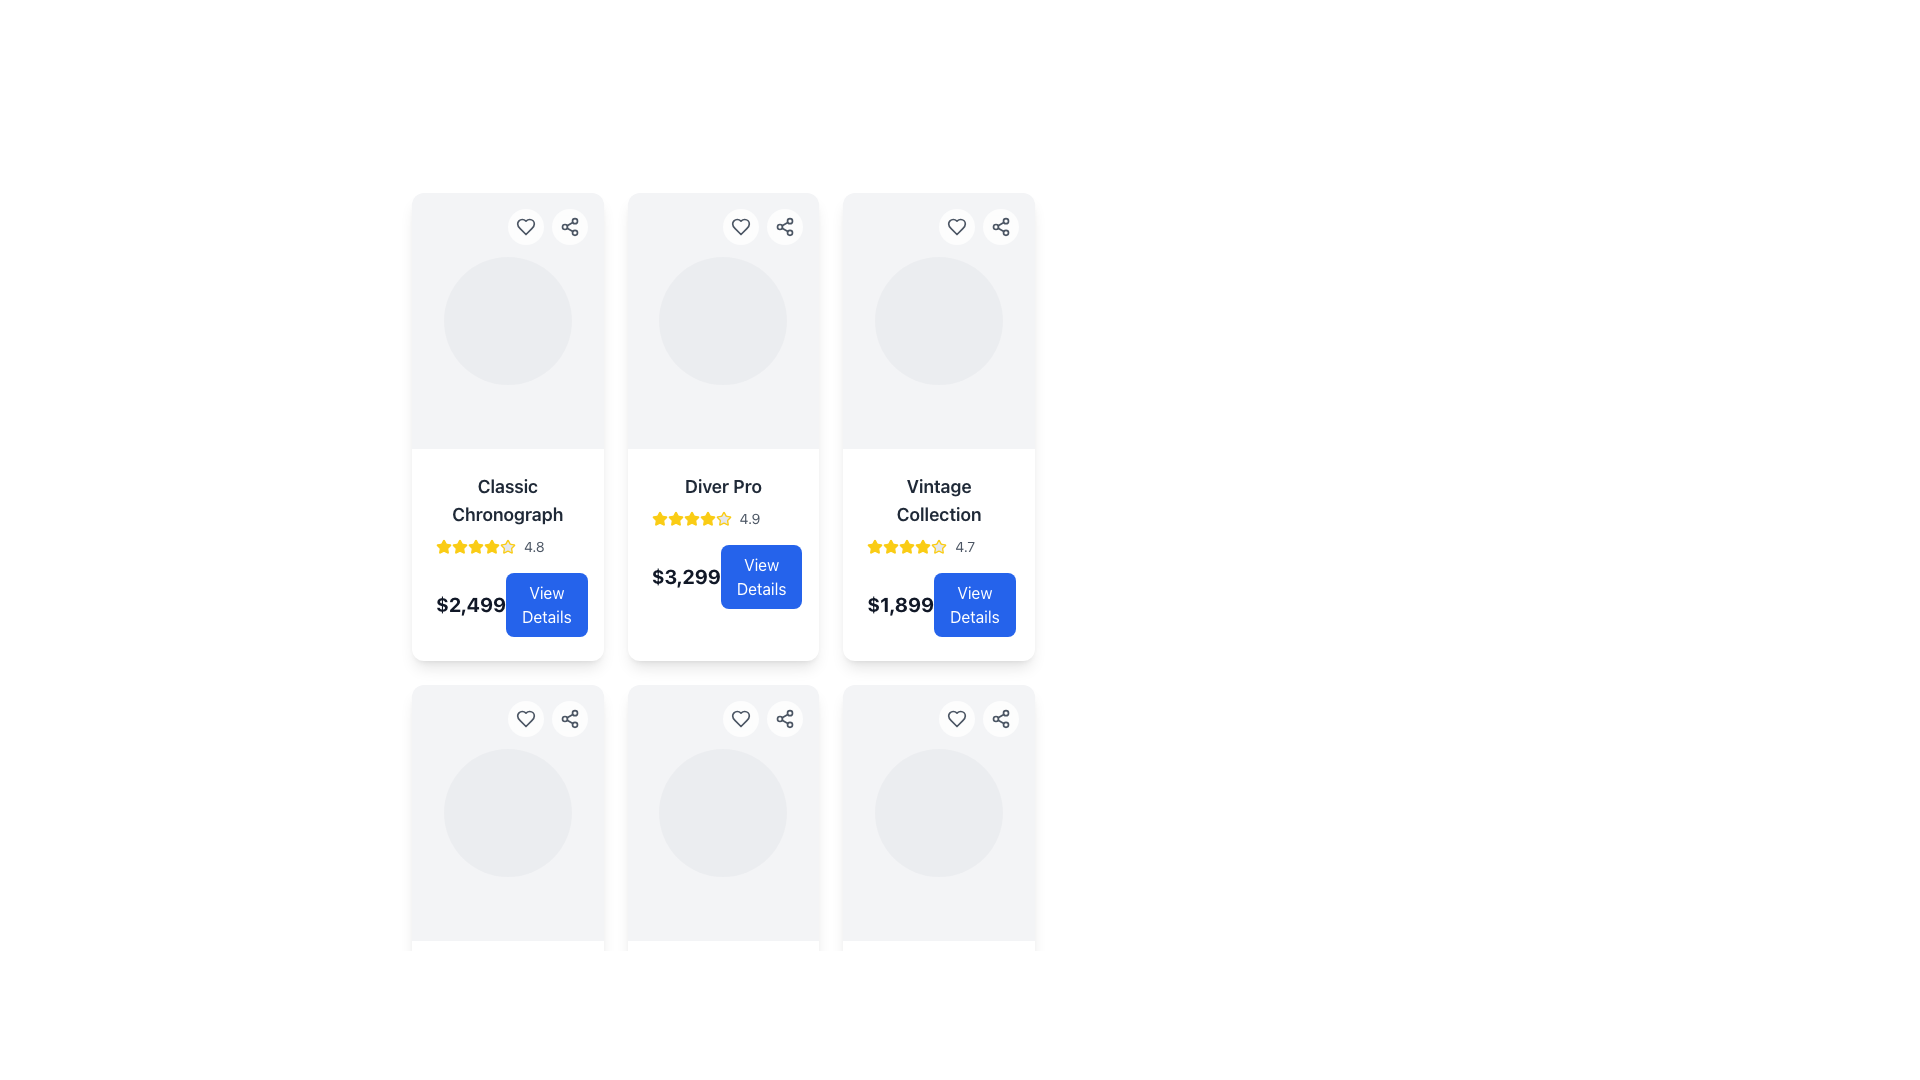  Describe the element at coordinates (938, 319) in the screenshot. I see `the visual placeholder or loading indicator located in the third card above the 'Vintage Collection' title` at that location.